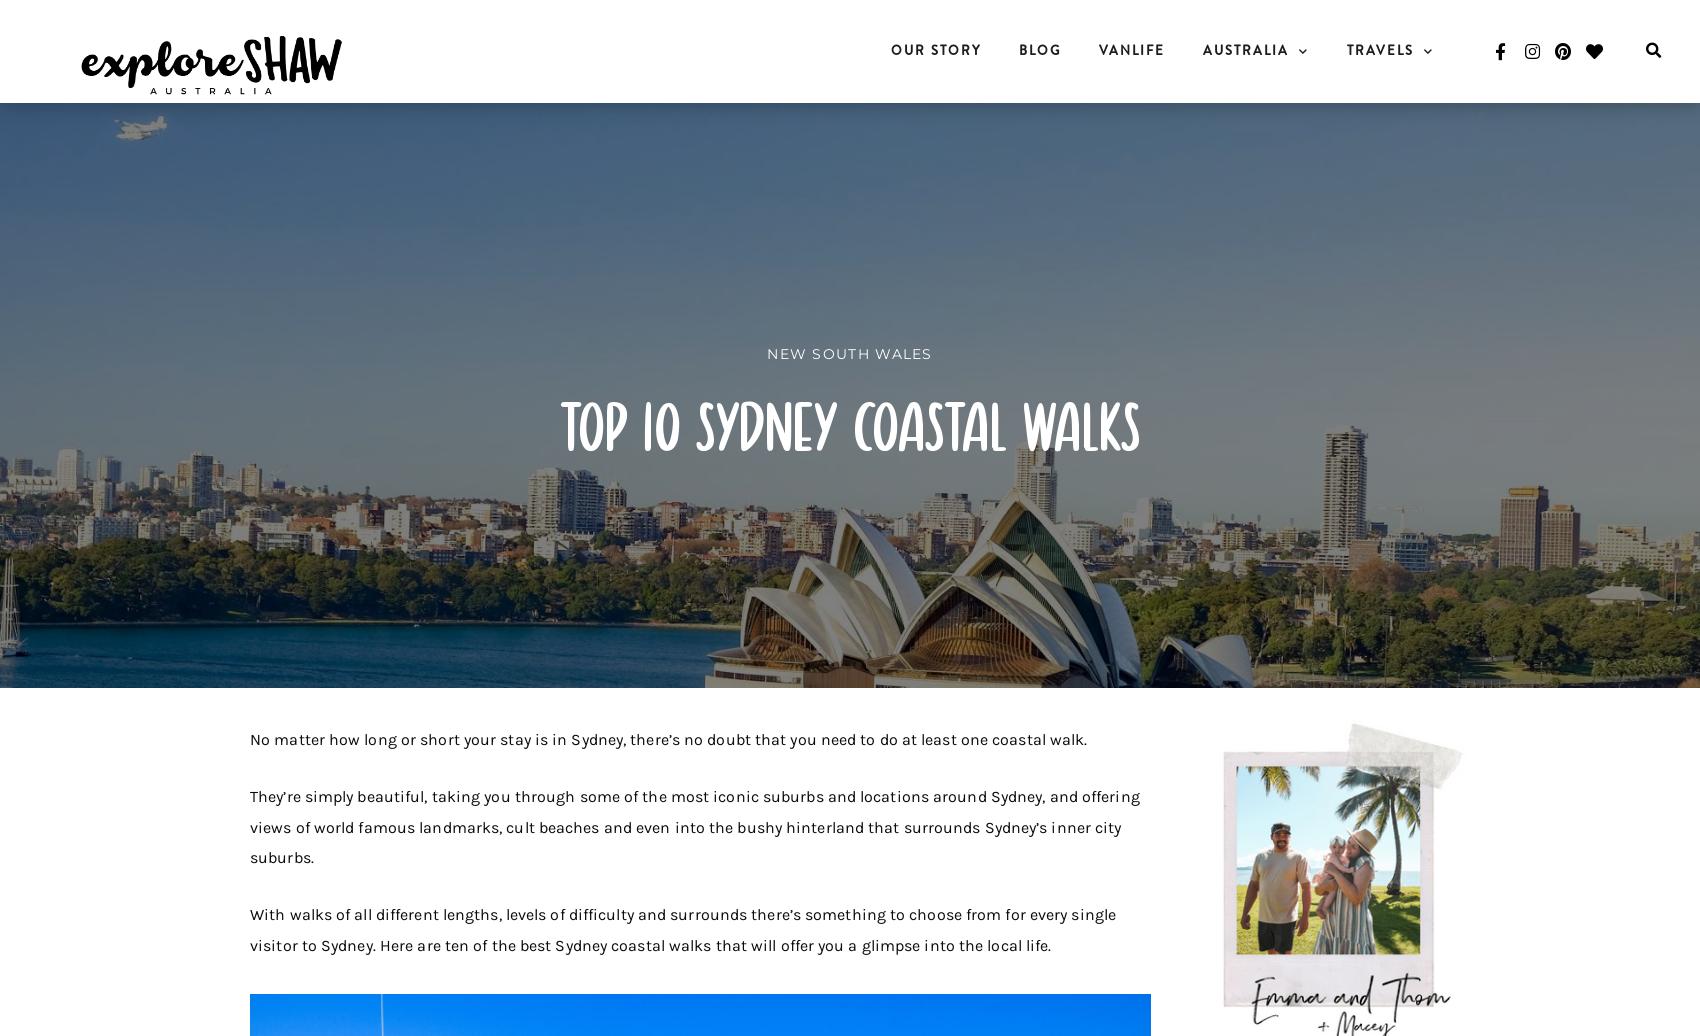 The height and width of the screenshot is (1036, 1700). I want to click on 'New South Wales', so click(848, 352).